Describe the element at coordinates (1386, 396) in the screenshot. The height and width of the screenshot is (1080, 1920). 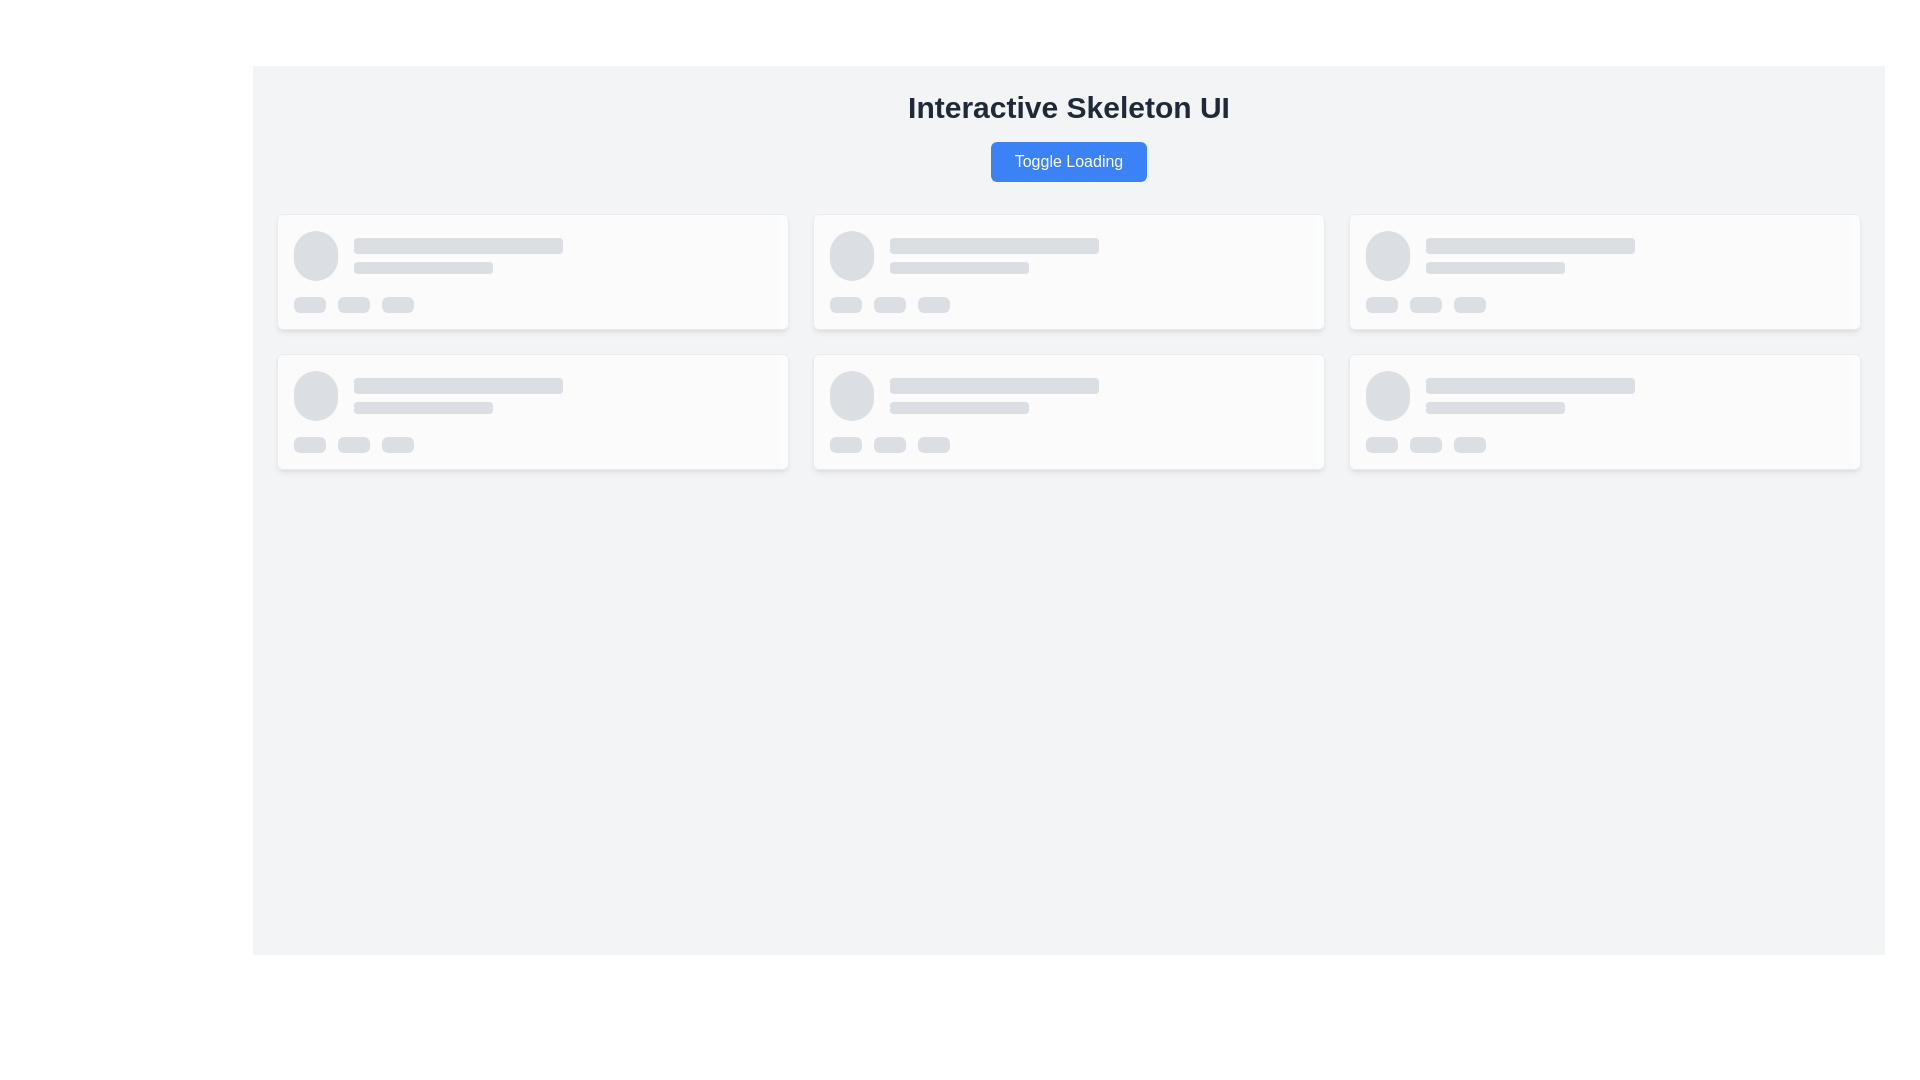
I see `the circular avatar placeholder located at the top-right of the third card in the bottom row of the grid layout, which serves as a profile image placeholder` at that location.